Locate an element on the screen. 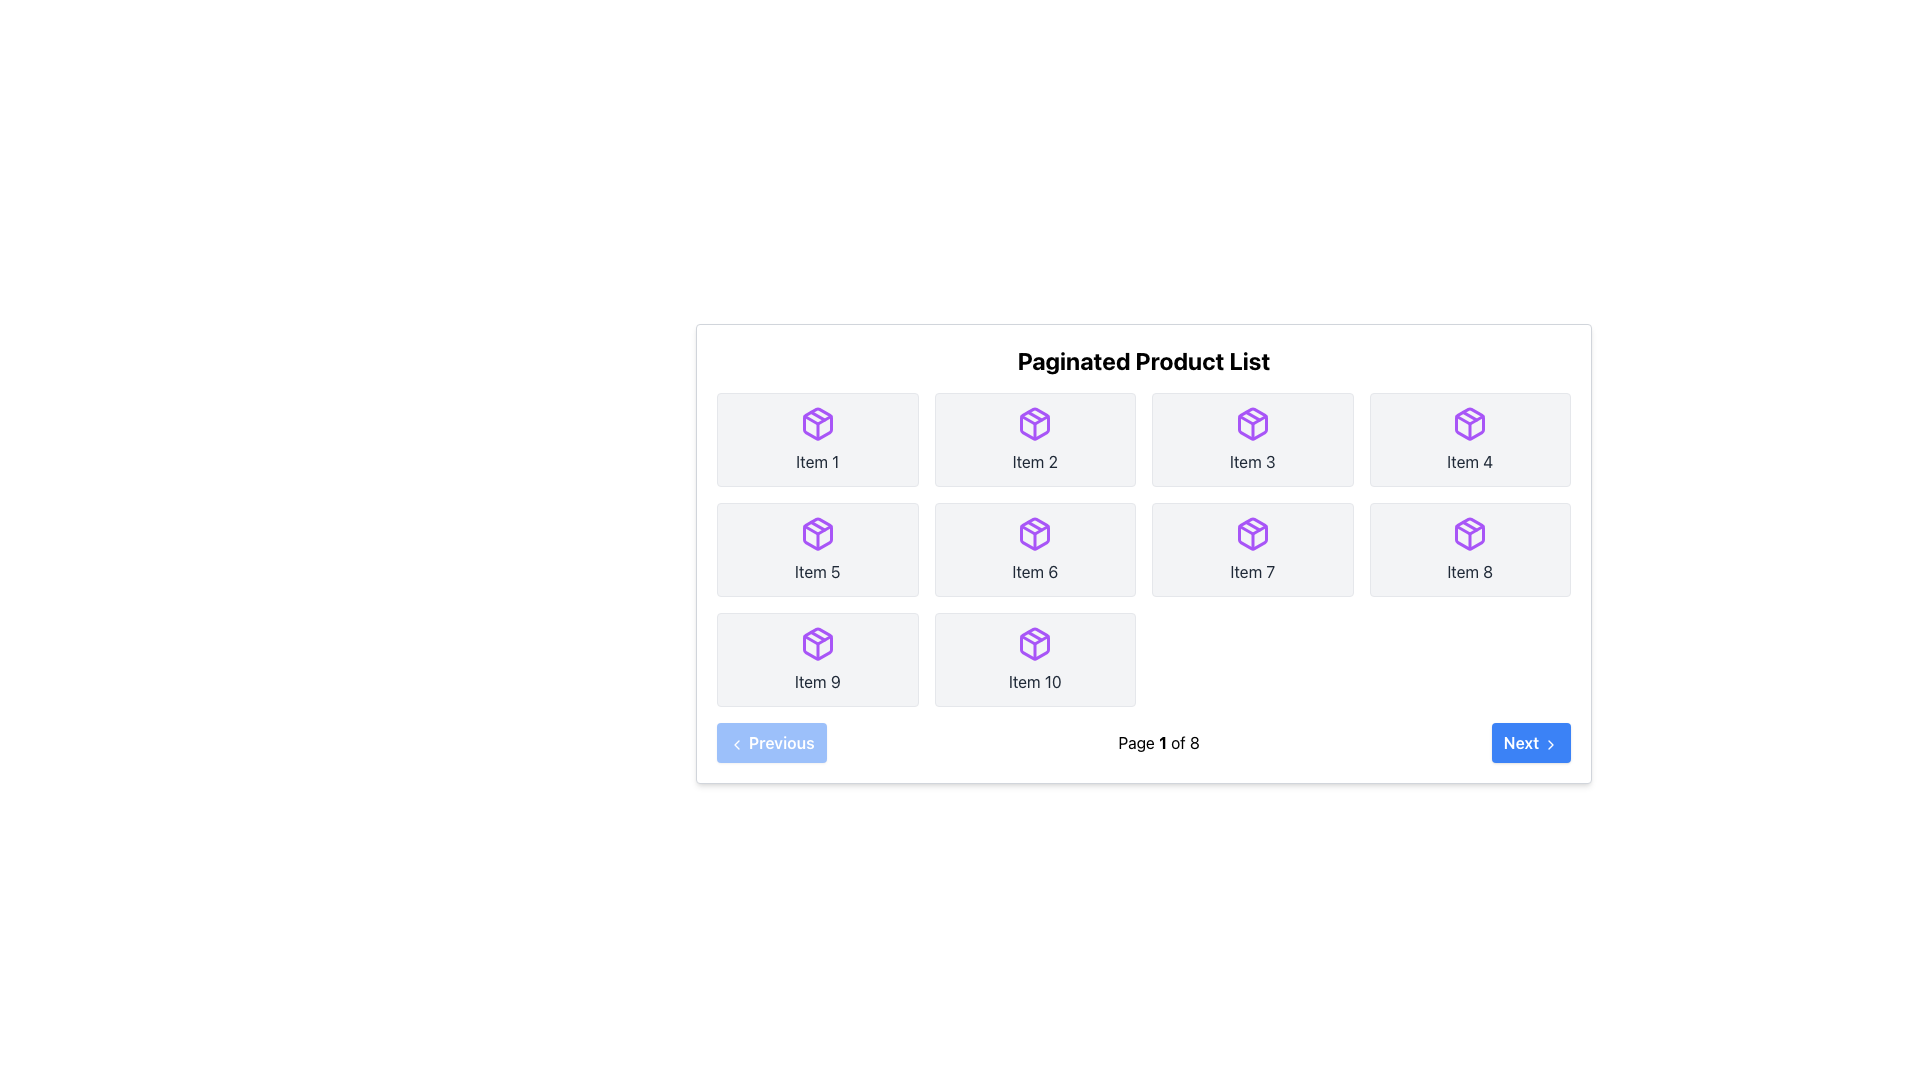 Image resolution: width=1920 pixels, height=1080 pixels. the bold numeral '1' in the text 'Page 1 of 8' located at the bottom-center of the interface is located at coordinates (1162, 743).